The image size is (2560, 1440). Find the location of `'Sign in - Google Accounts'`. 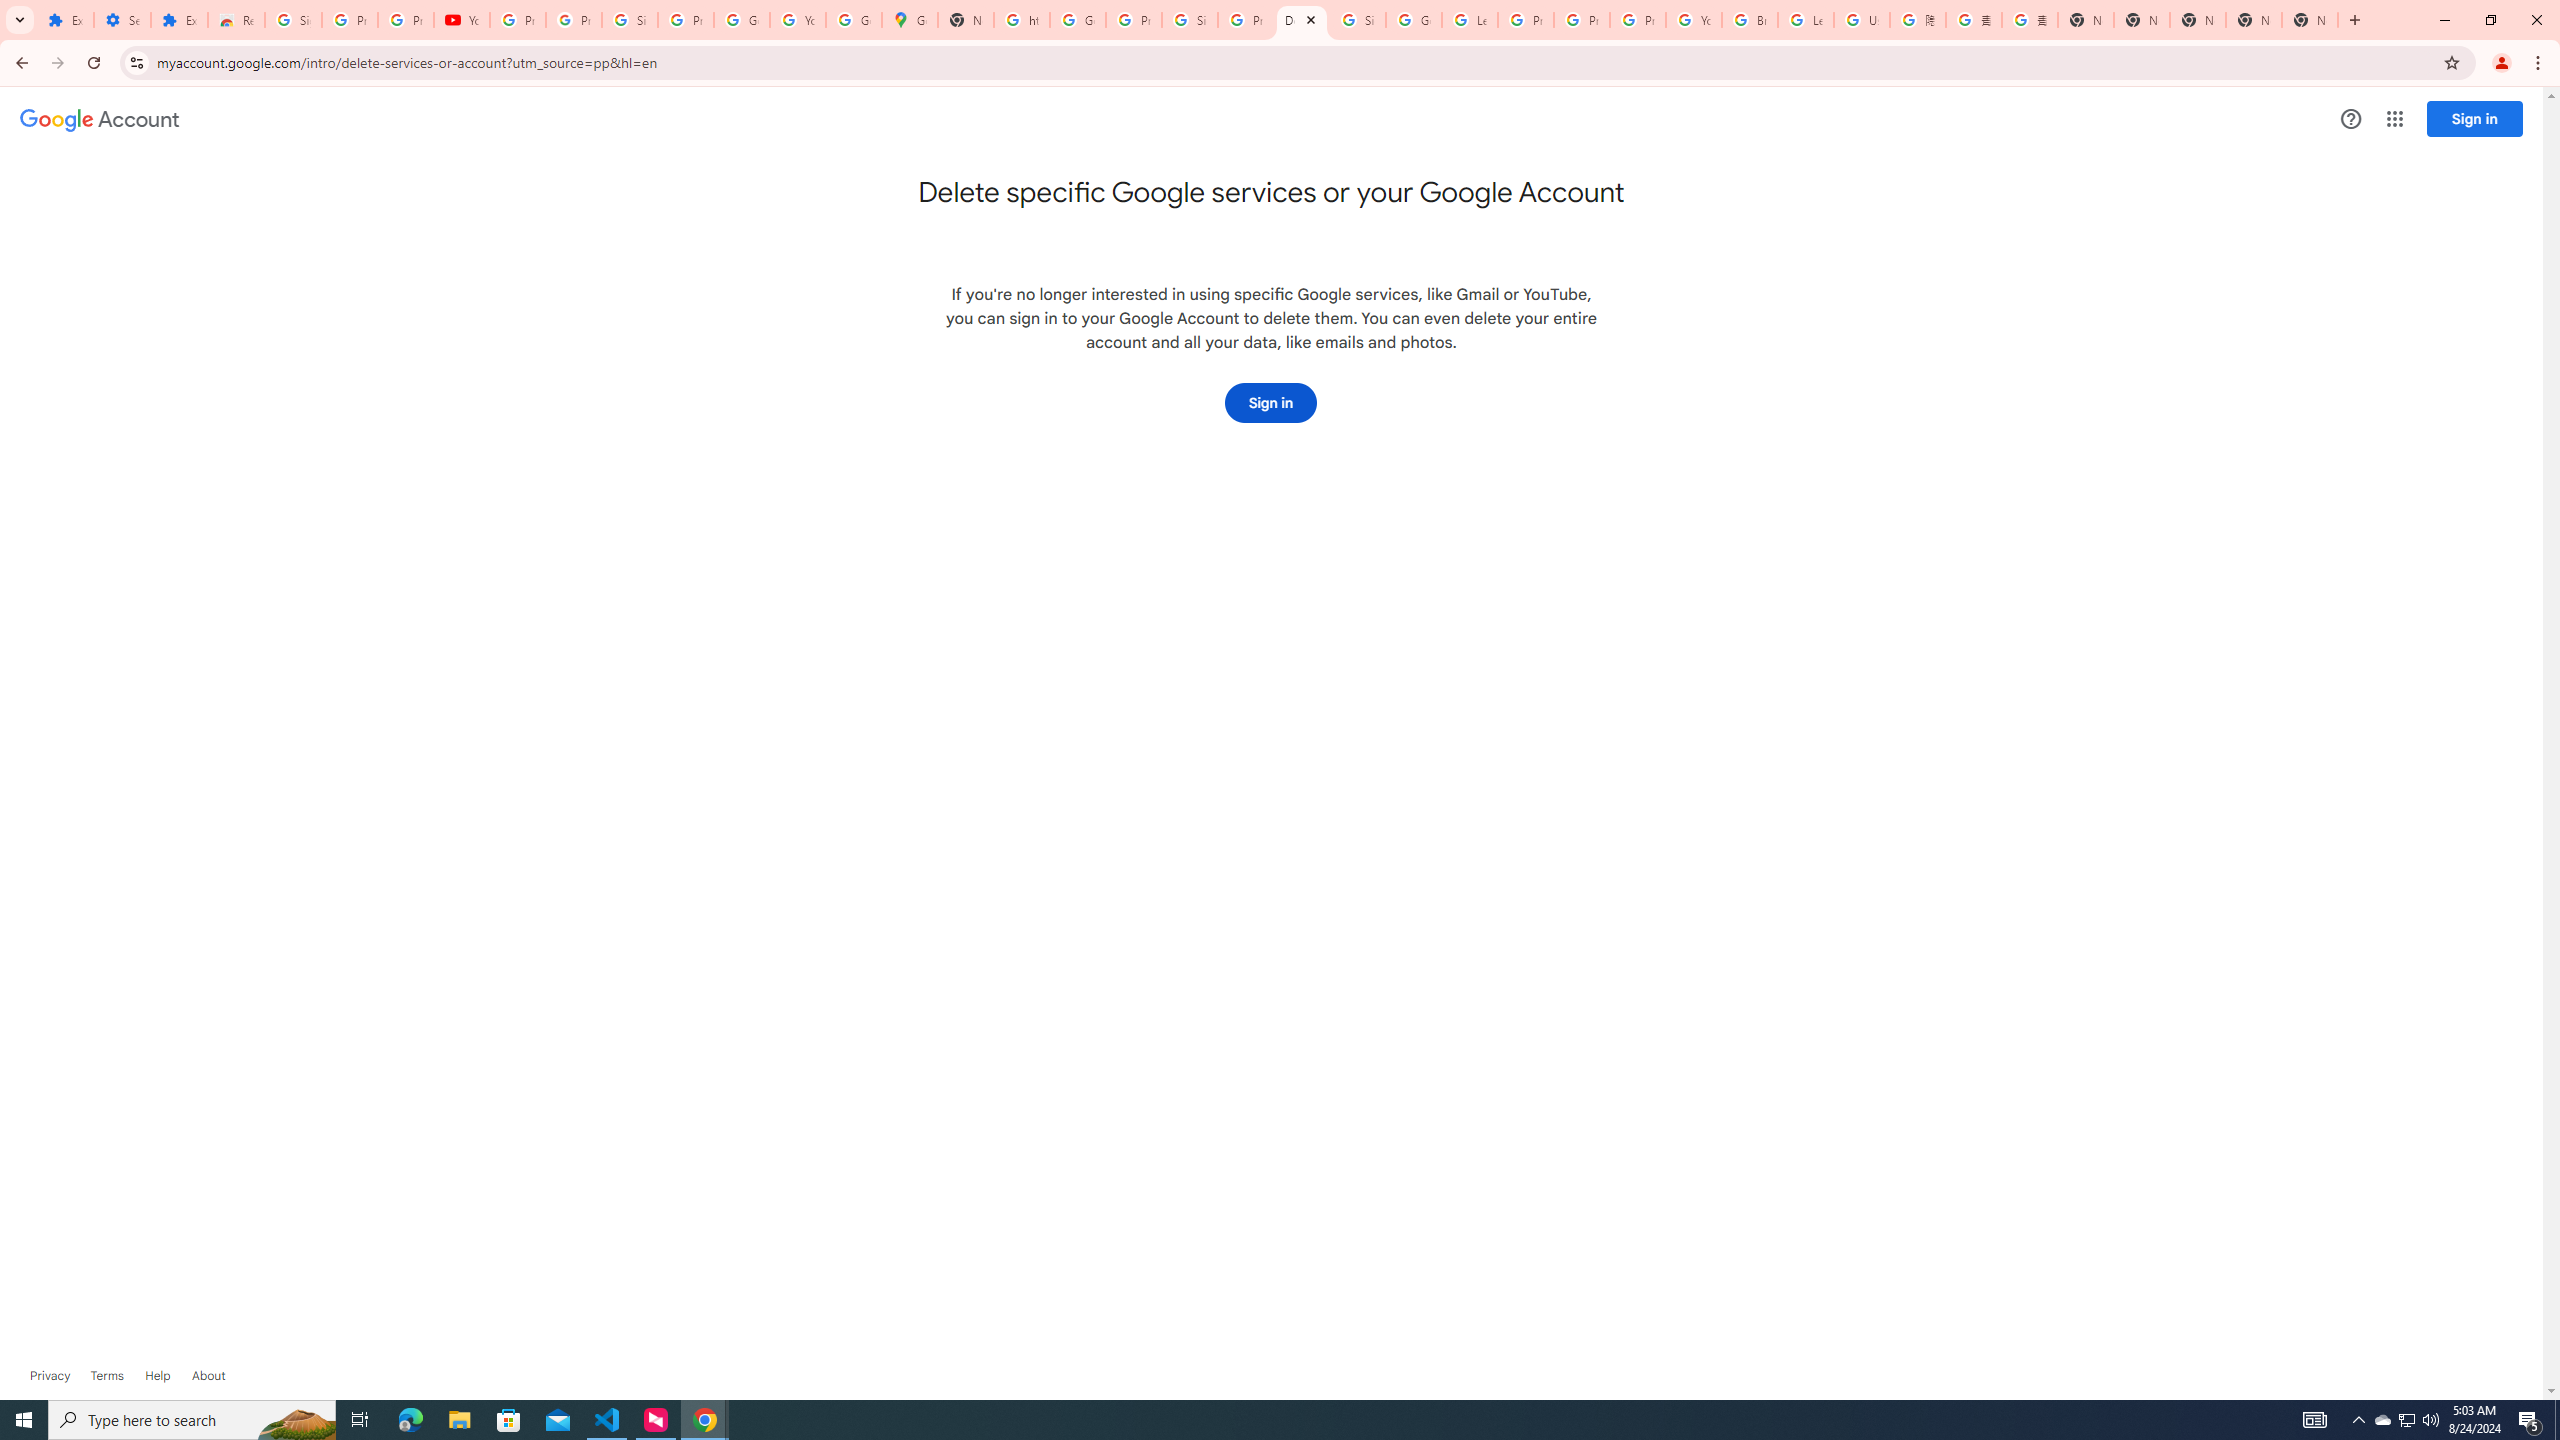

'Sign in - Google Accounts' is located at coordinates (1189, 19).